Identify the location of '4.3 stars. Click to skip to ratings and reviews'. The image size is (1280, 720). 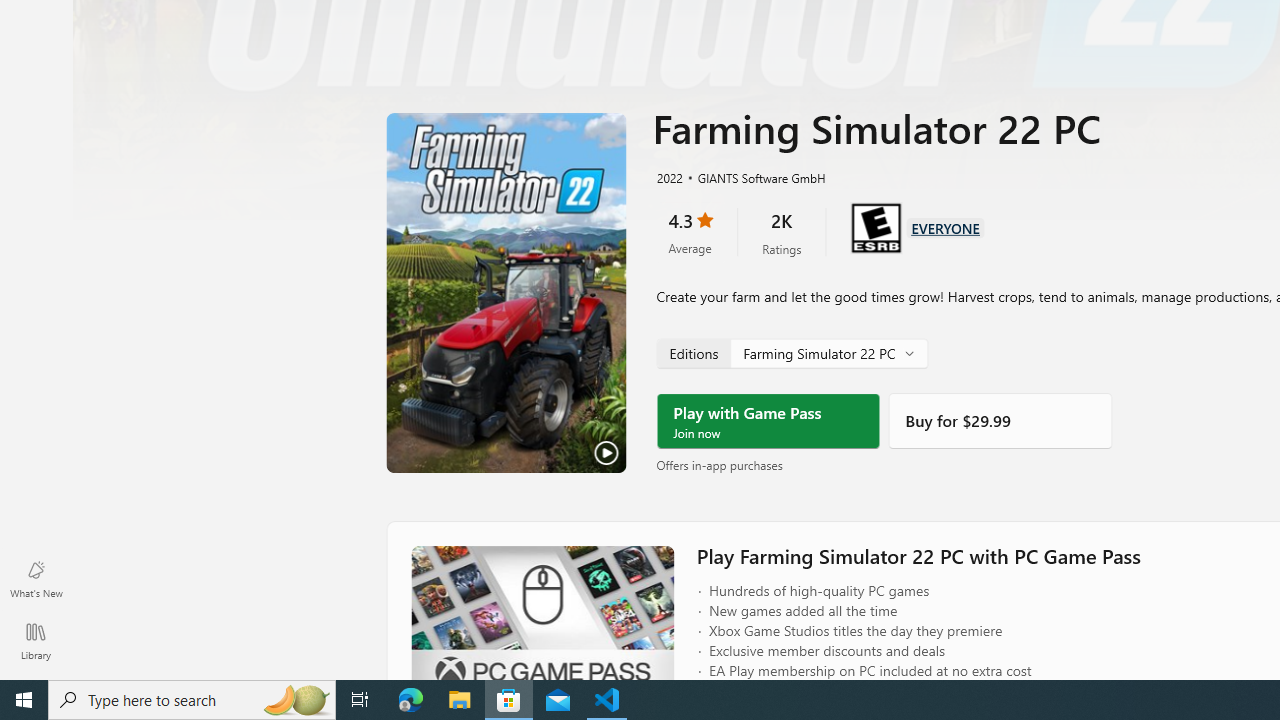
(689, 231).